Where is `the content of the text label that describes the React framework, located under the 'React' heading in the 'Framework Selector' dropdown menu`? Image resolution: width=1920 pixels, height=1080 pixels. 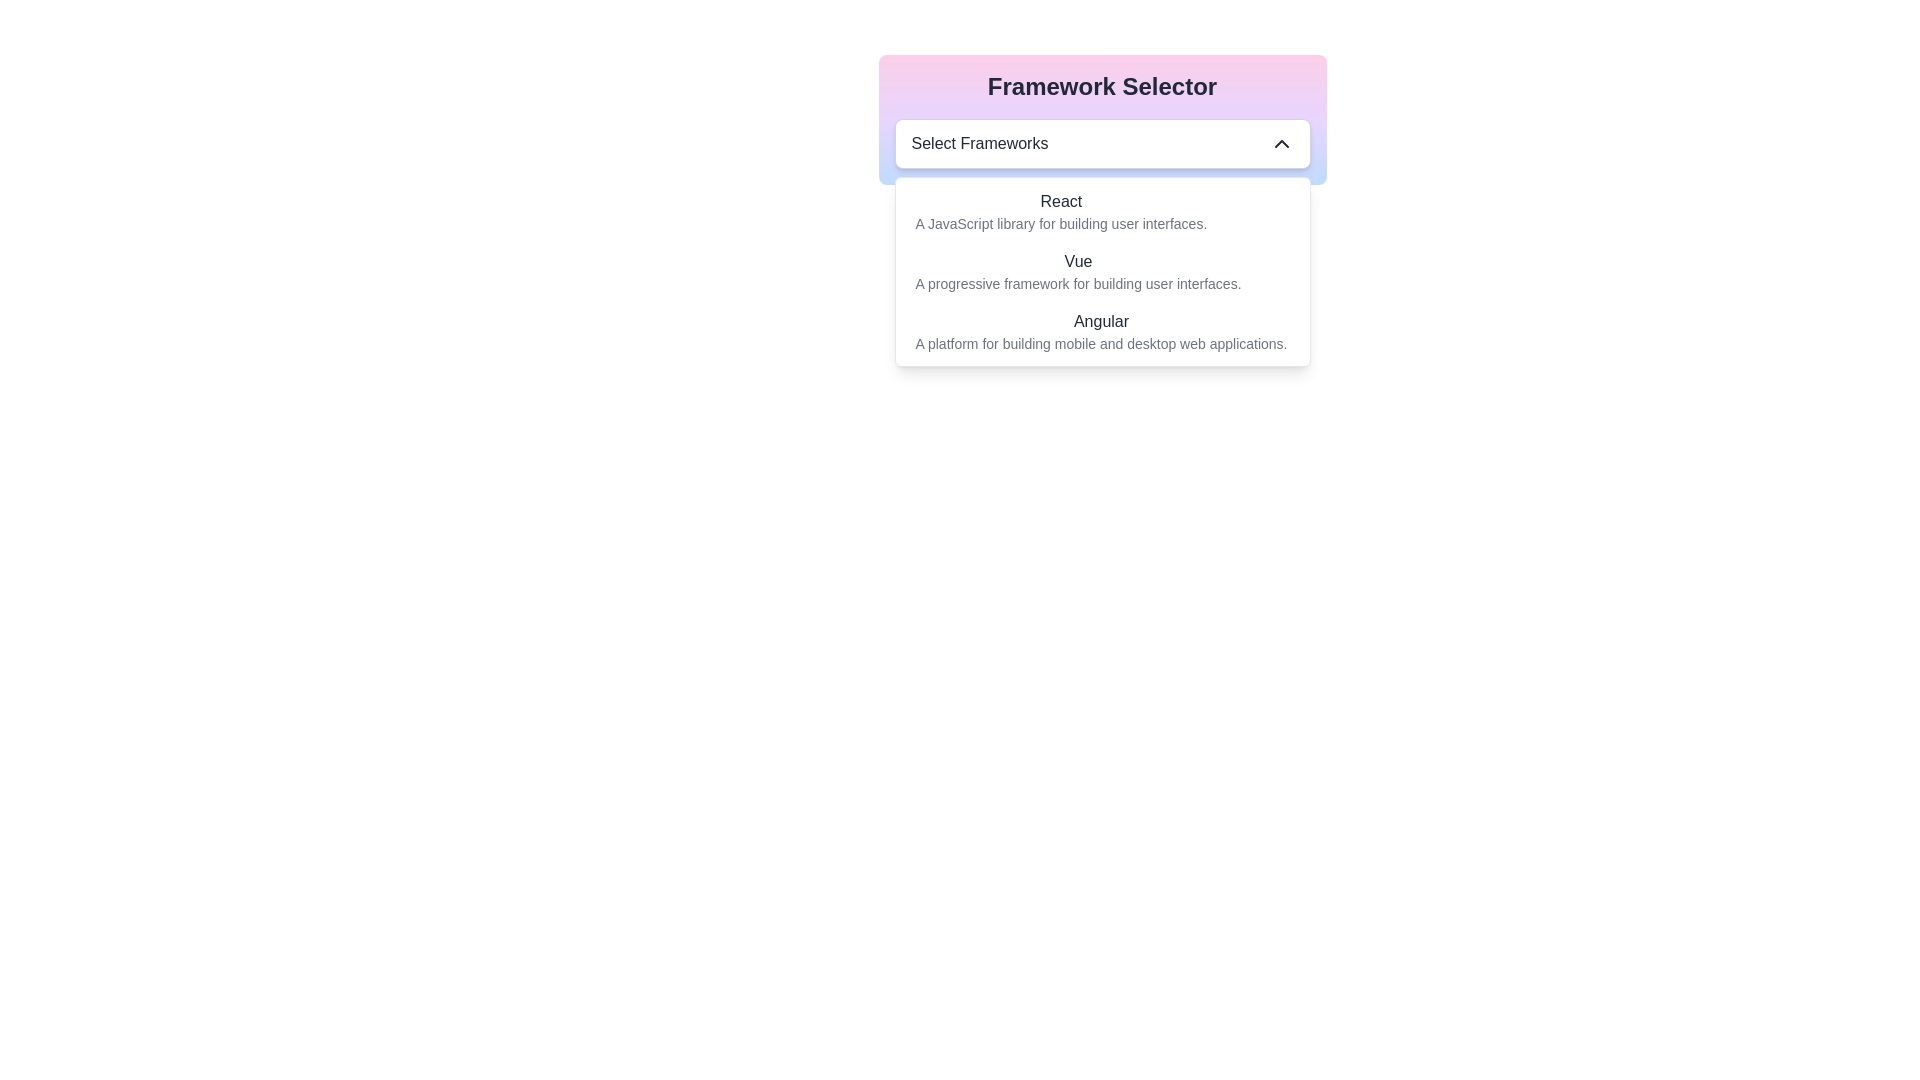
the content of the text label that describes the React framework, located under the 'React' heading in the 'Framework Selector' dropdown menu is located at coordinates (1060, 223).